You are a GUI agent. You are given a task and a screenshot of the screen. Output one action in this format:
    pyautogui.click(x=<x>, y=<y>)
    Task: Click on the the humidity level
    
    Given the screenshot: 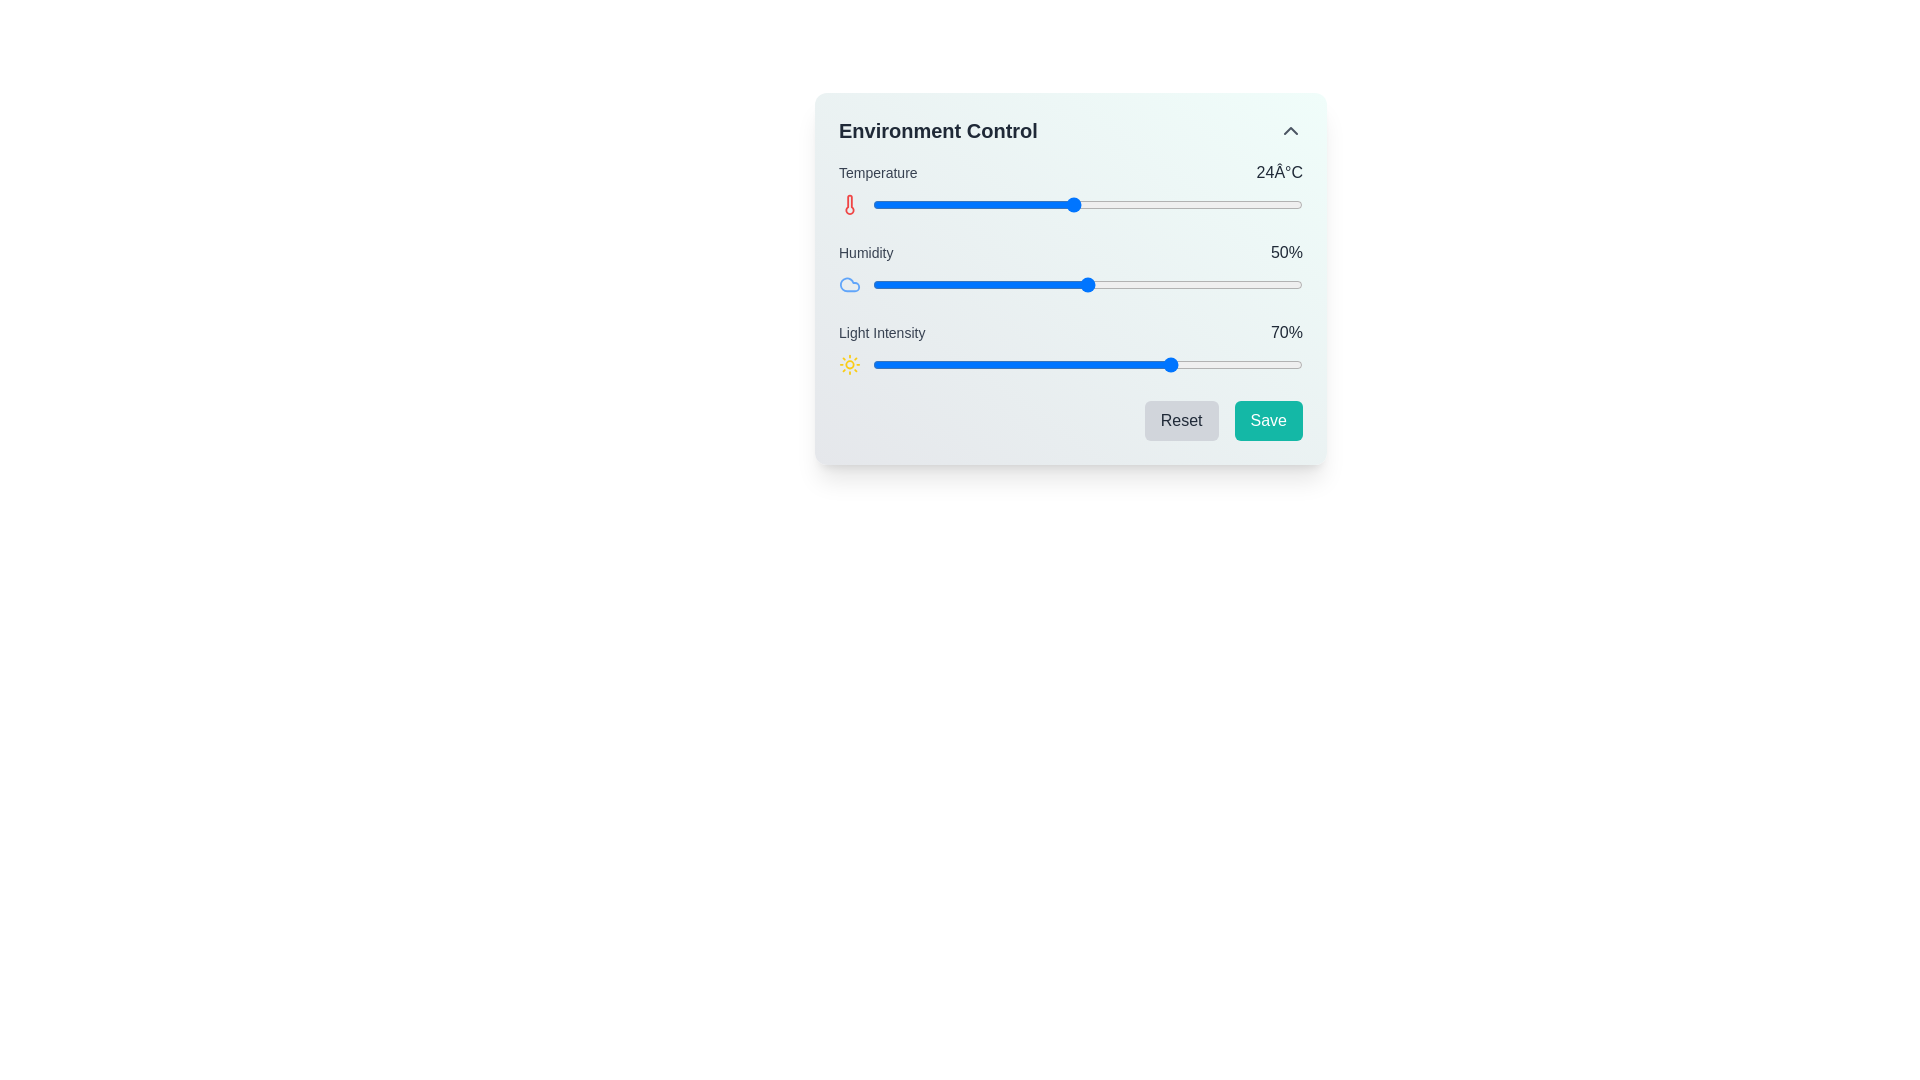 What is the action you would take?
    pyautogui.click(x=1023, y=285)
    